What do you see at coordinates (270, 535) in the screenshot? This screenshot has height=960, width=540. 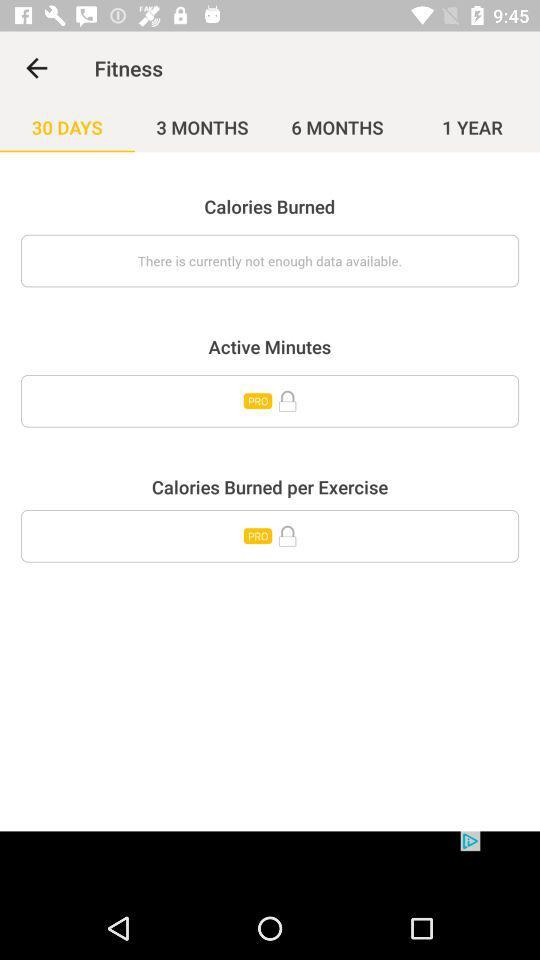 I see `open paid content` at bounding box center [270, 535].